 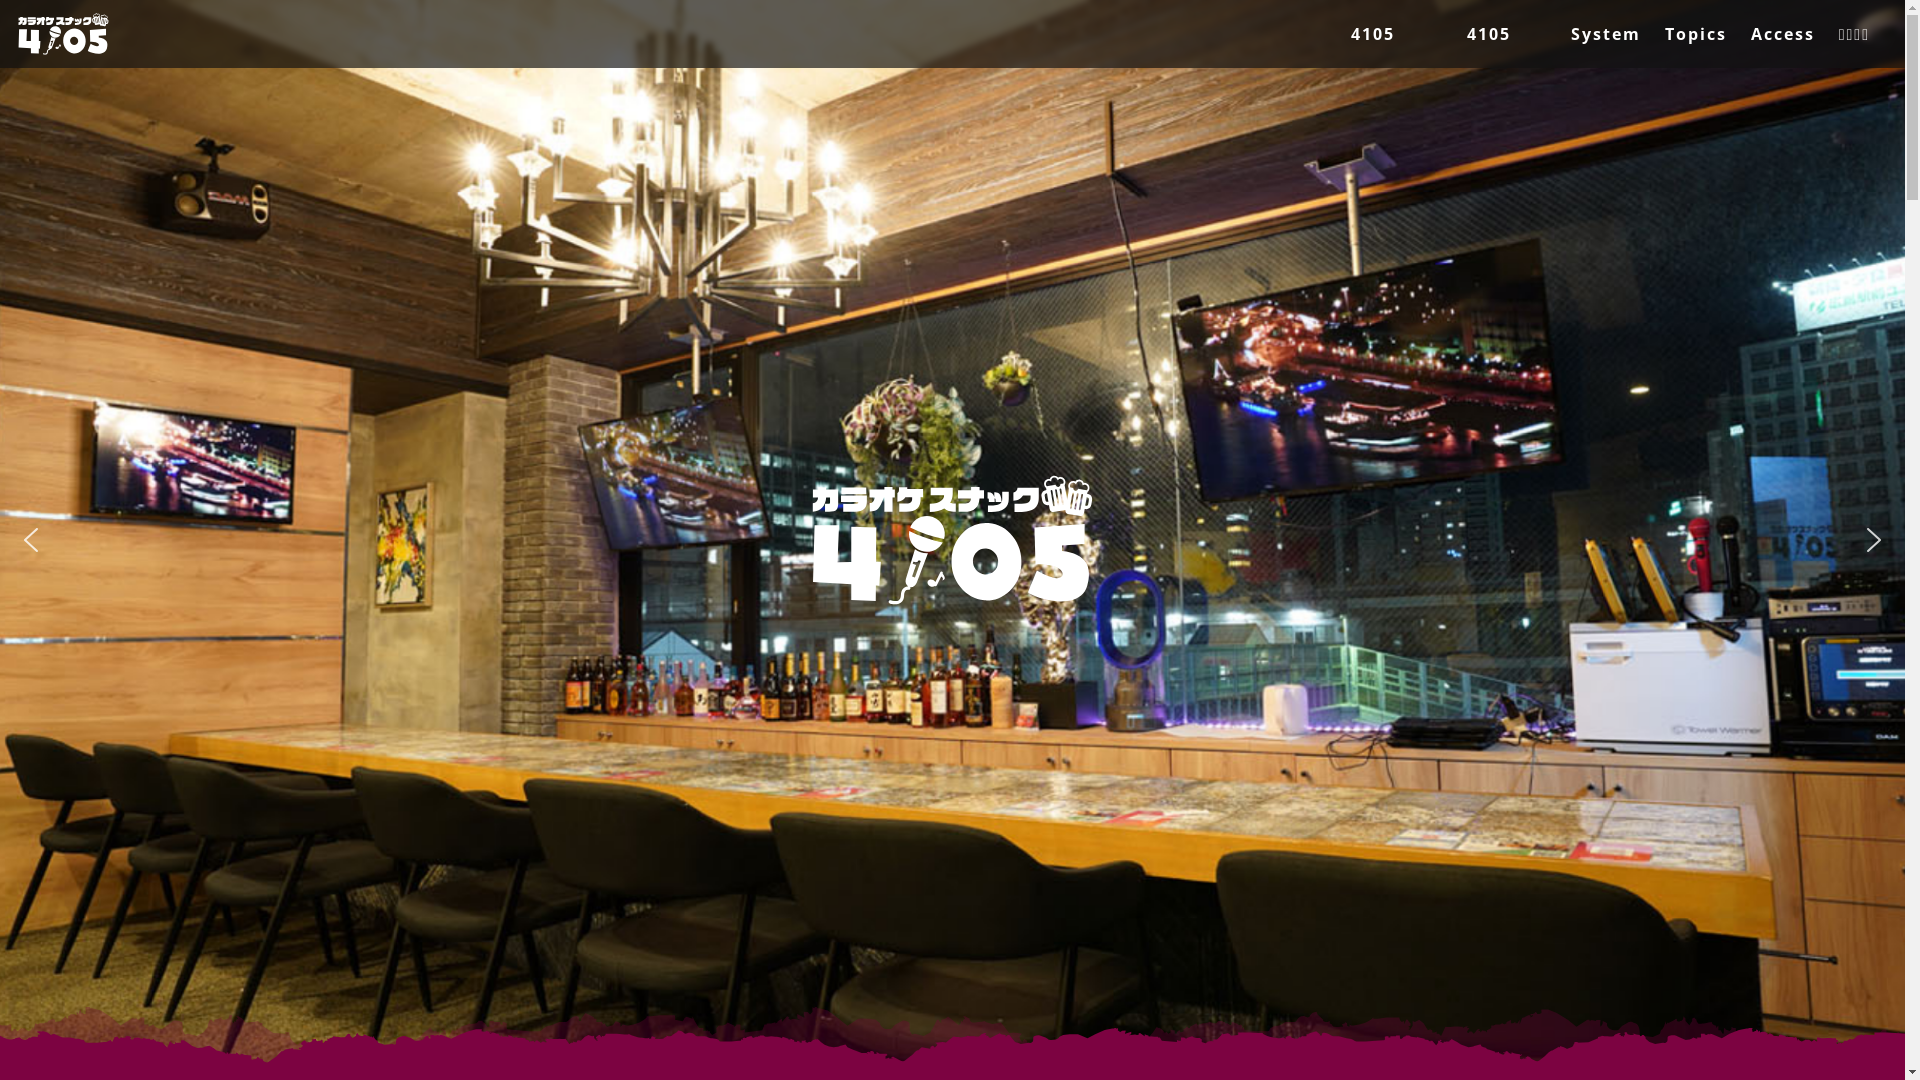 What do you see at coordinates (1606, 34) in the screenshot?
I see `'System'` at bounding box center [1606, 34].